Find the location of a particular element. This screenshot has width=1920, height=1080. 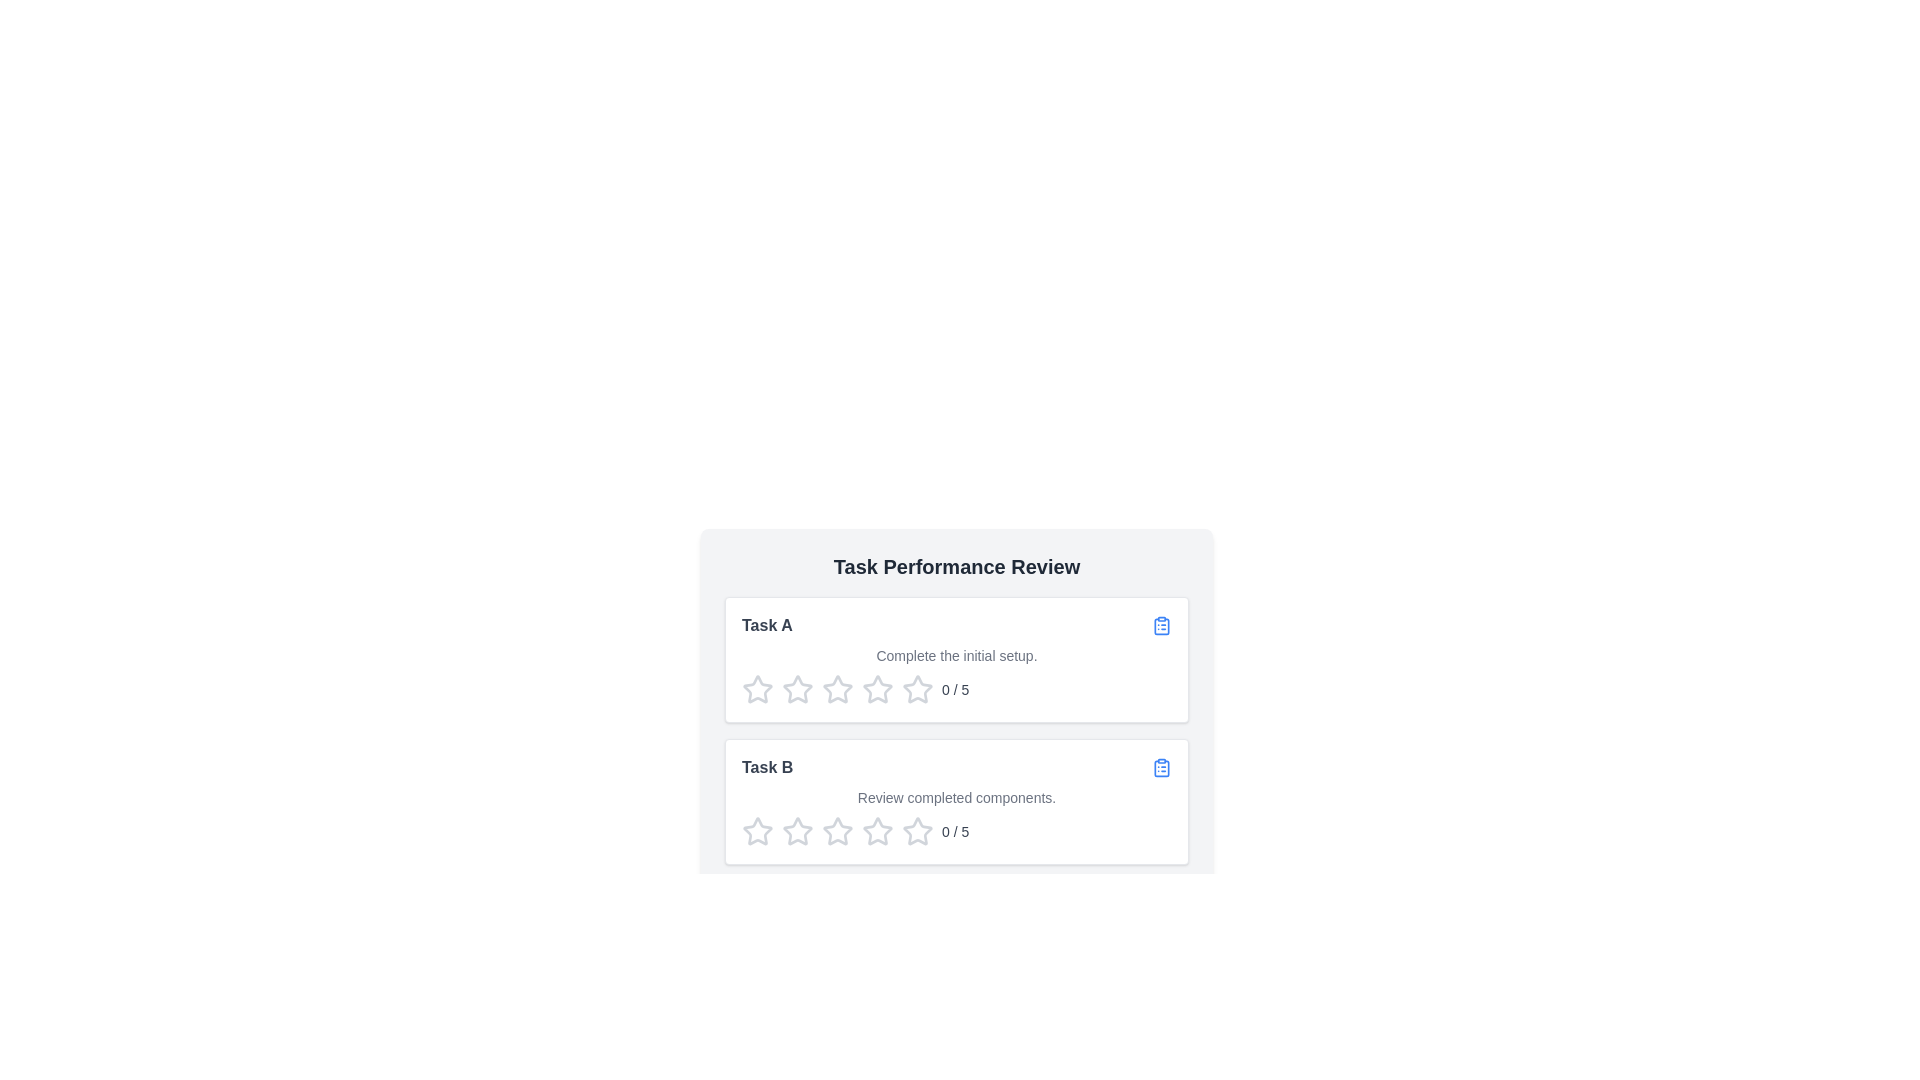

the fifth star-shaped rating icon in the 'Task B' section, which is styled with a light-gray color and has a hover effect that scales it slightly is located at coordinates (916, 832).